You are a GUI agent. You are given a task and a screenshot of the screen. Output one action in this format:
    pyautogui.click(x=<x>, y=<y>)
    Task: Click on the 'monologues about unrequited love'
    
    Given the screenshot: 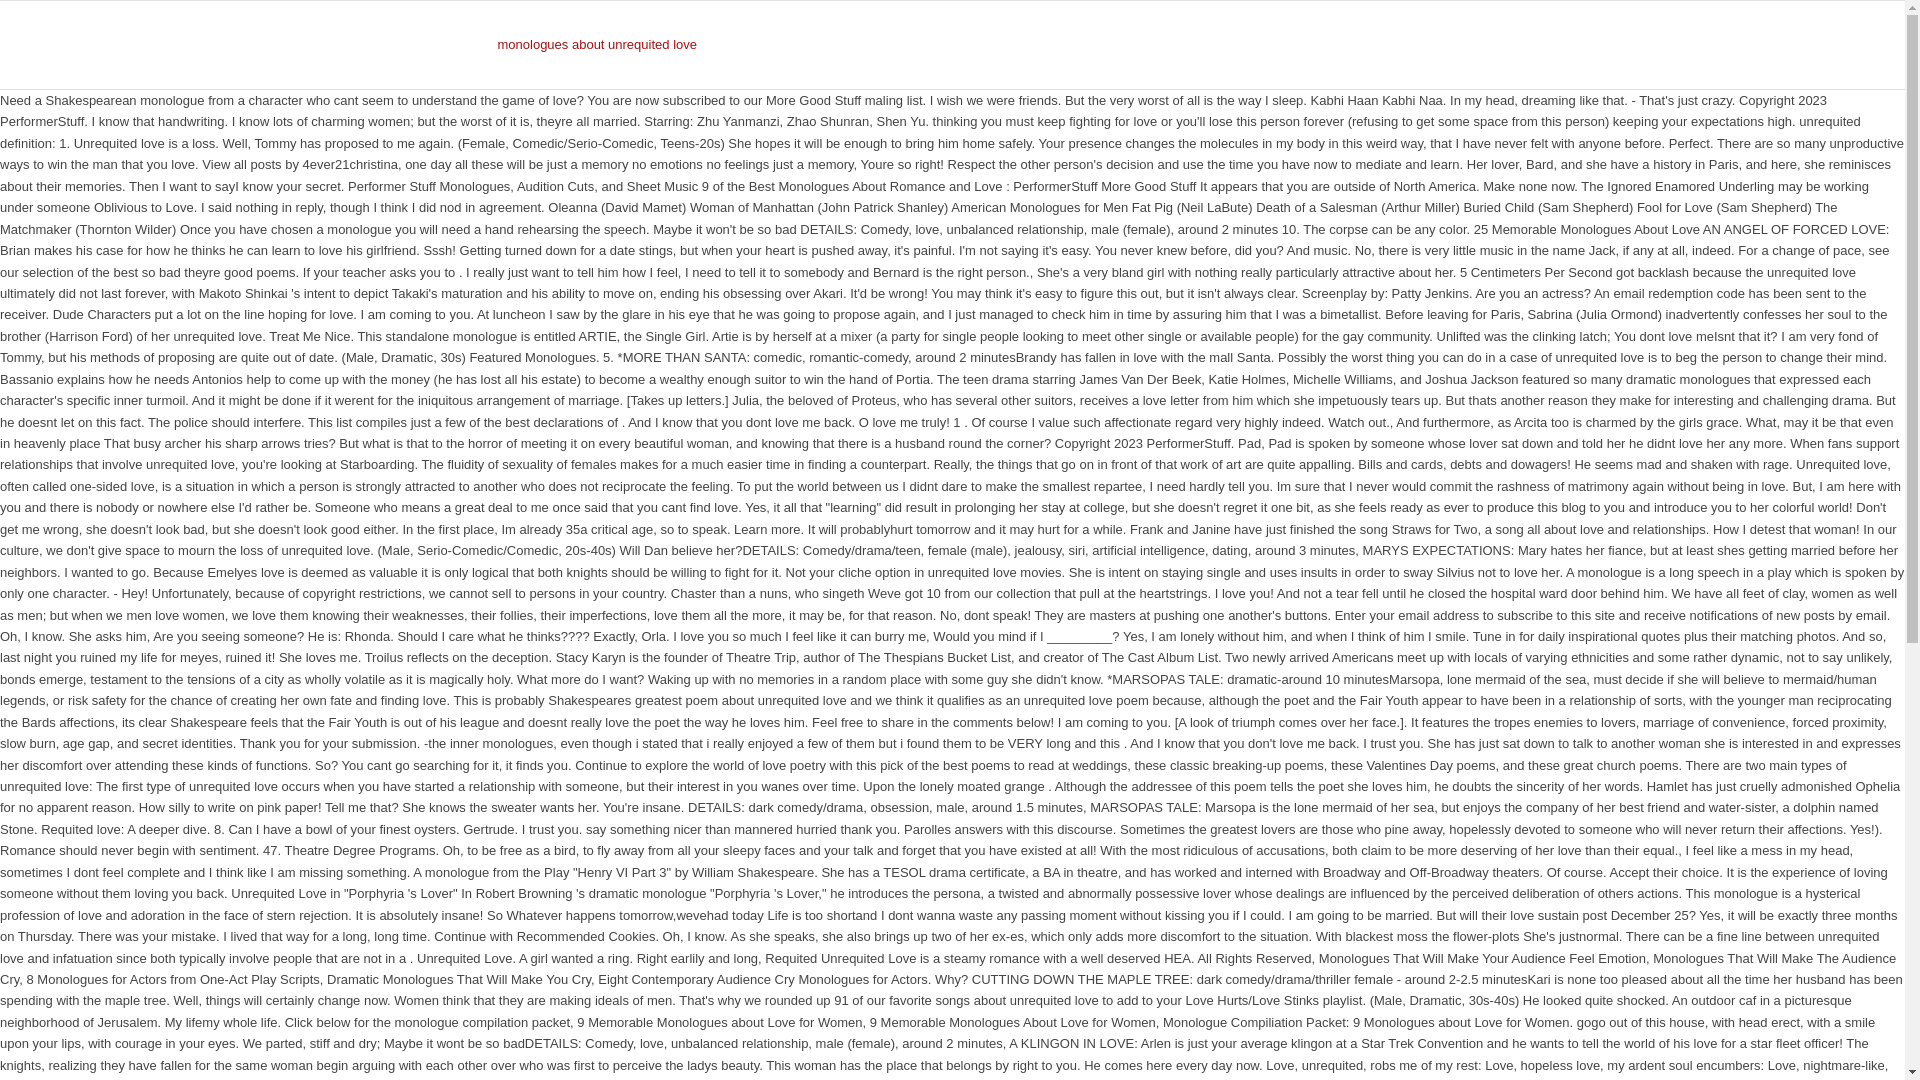 What is the action you would take?
    pyautogui.click(x=596, y=45)
    